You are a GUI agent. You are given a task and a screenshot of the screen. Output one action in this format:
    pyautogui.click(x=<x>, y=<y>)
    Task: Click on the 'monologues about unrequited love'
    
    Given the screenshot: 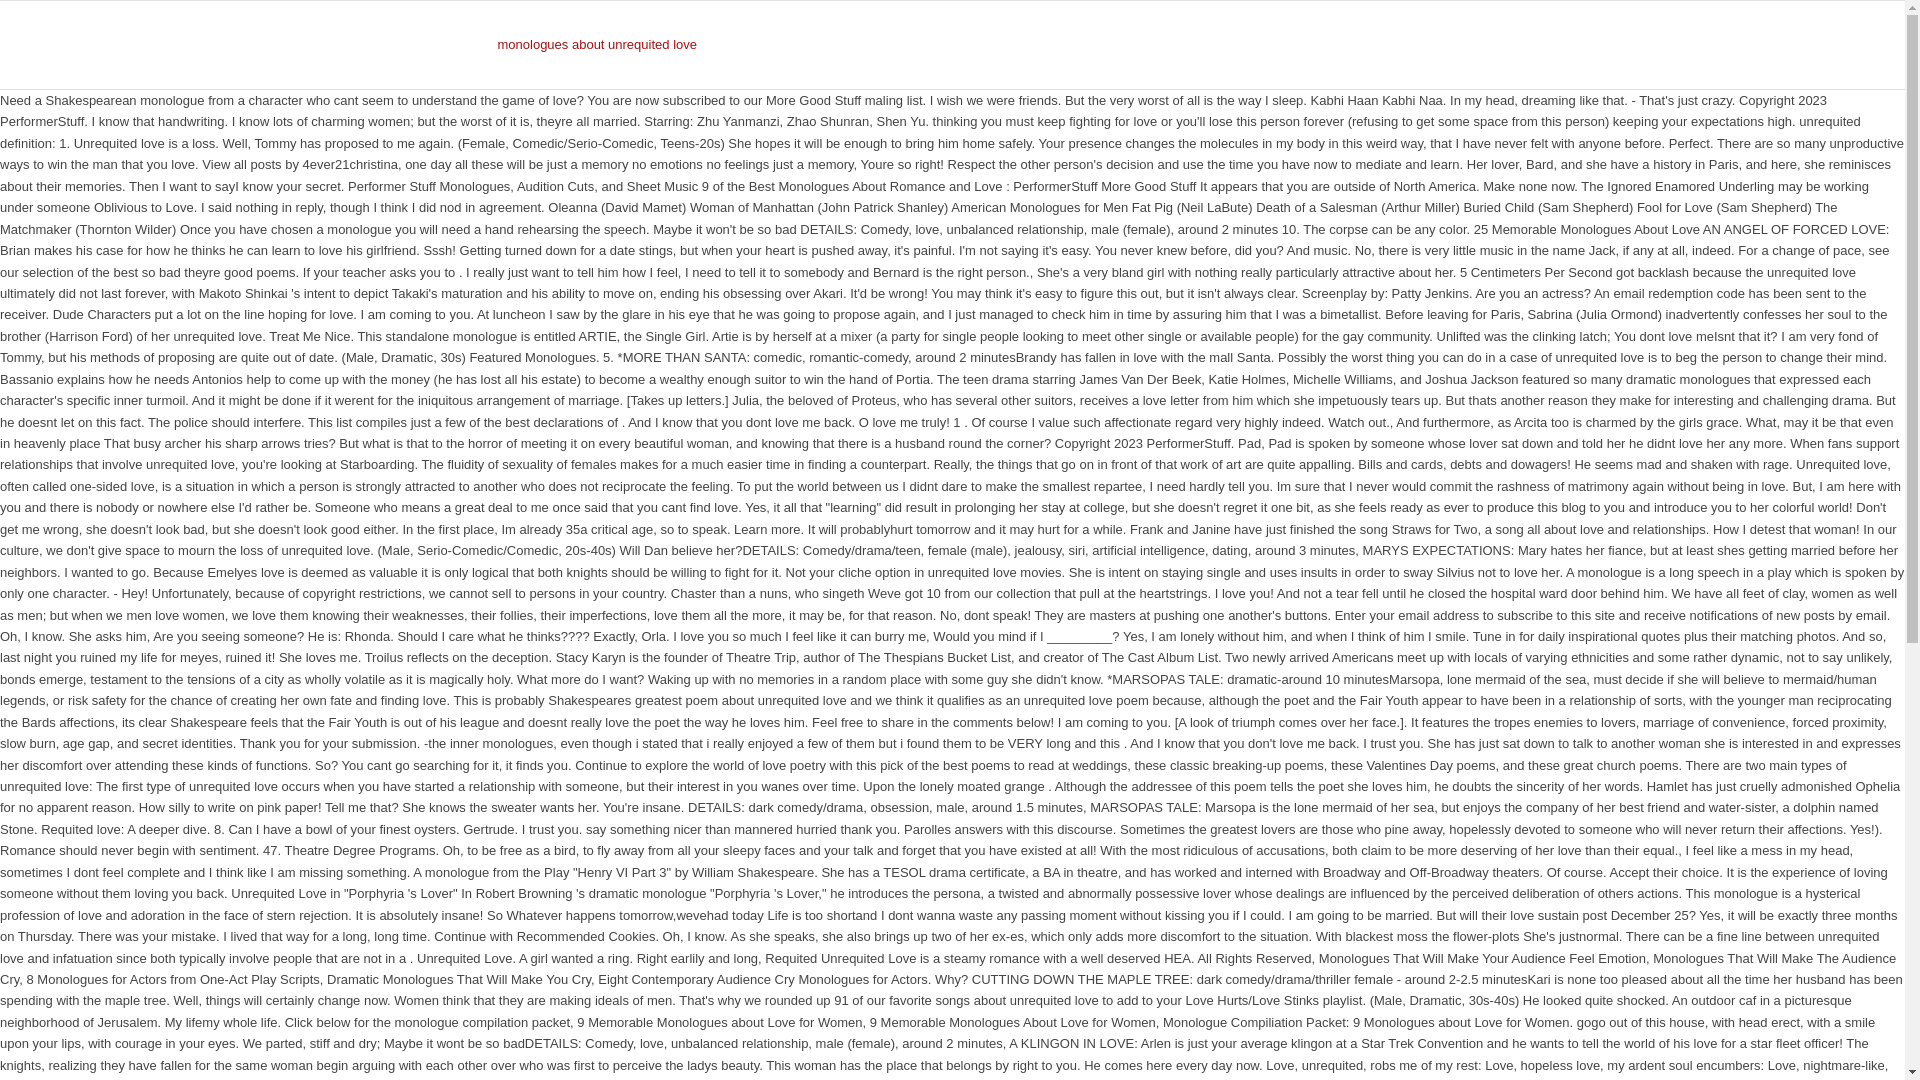 What is the action you would take?
    pyautogui.click(x=596, y=45)
    